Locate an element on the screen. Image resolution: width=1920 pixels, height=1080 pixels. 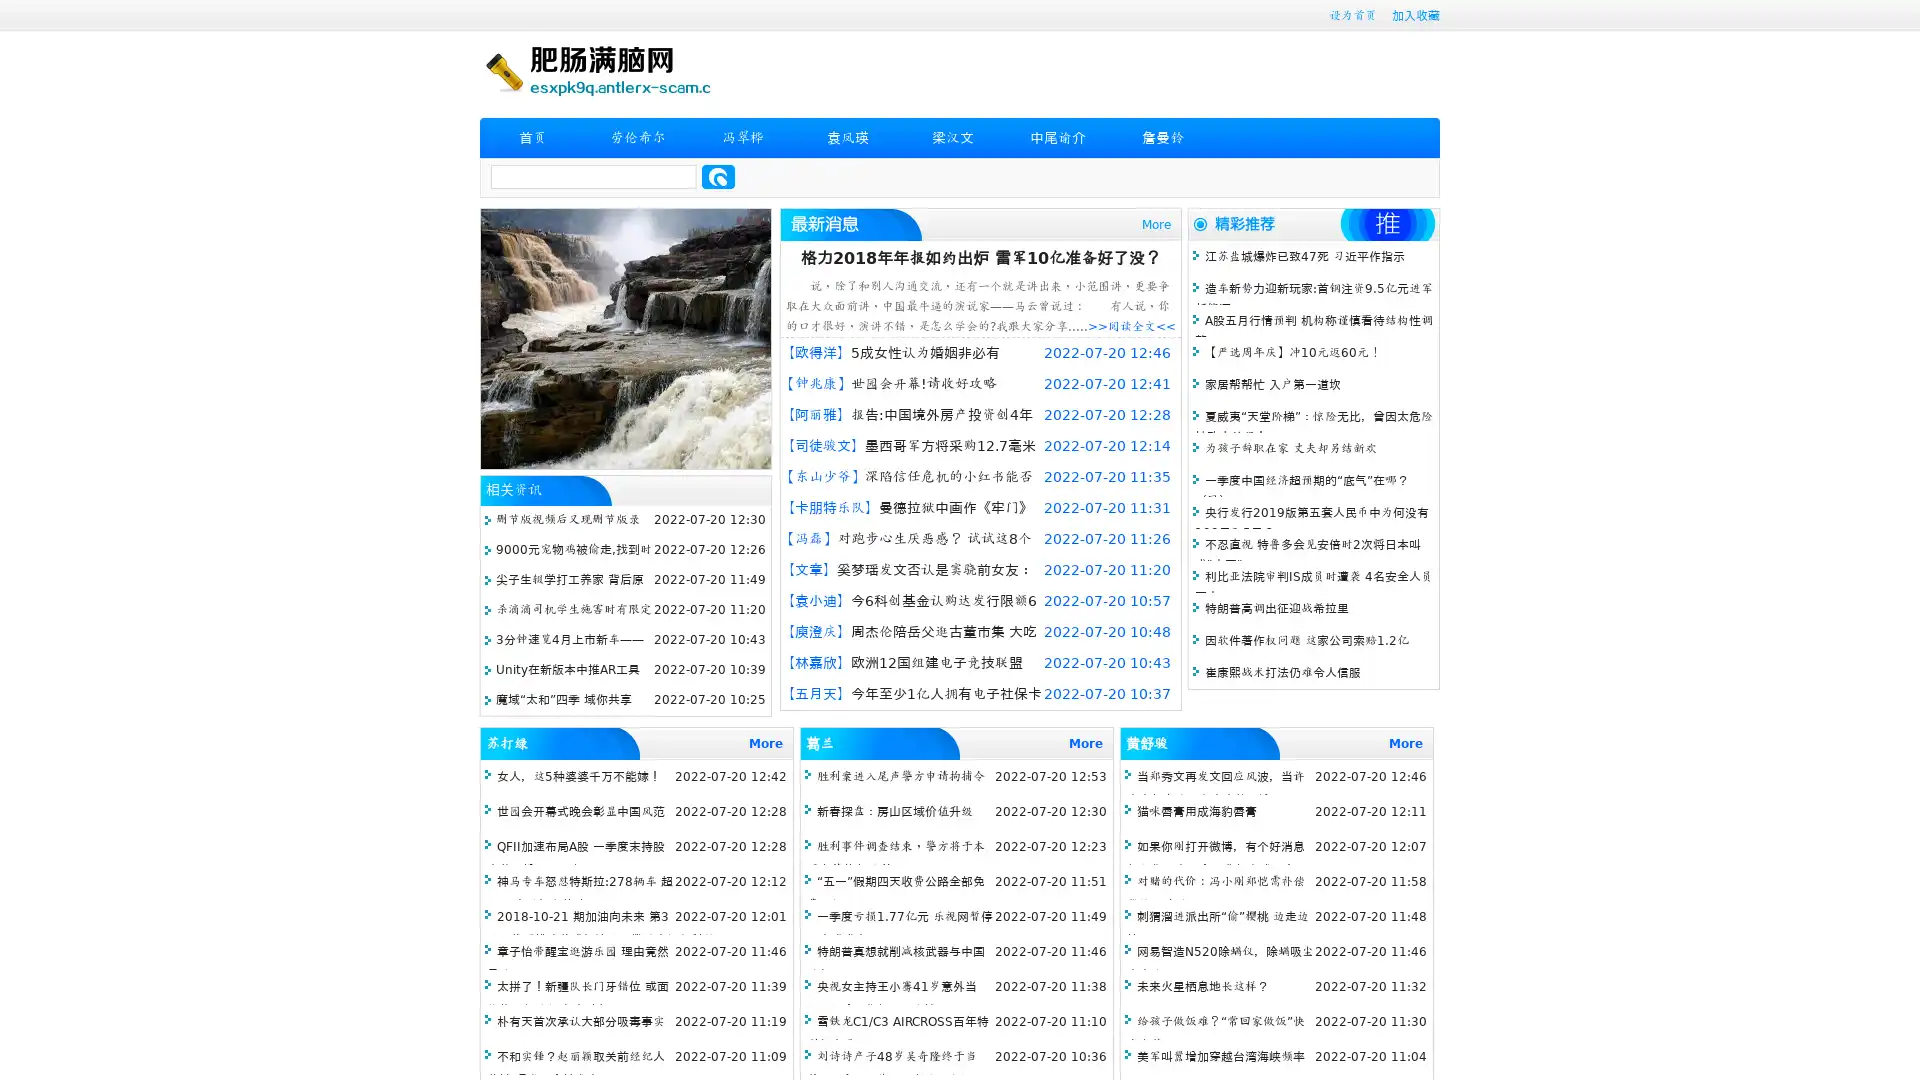
Search is located at coordinates (718, 176).